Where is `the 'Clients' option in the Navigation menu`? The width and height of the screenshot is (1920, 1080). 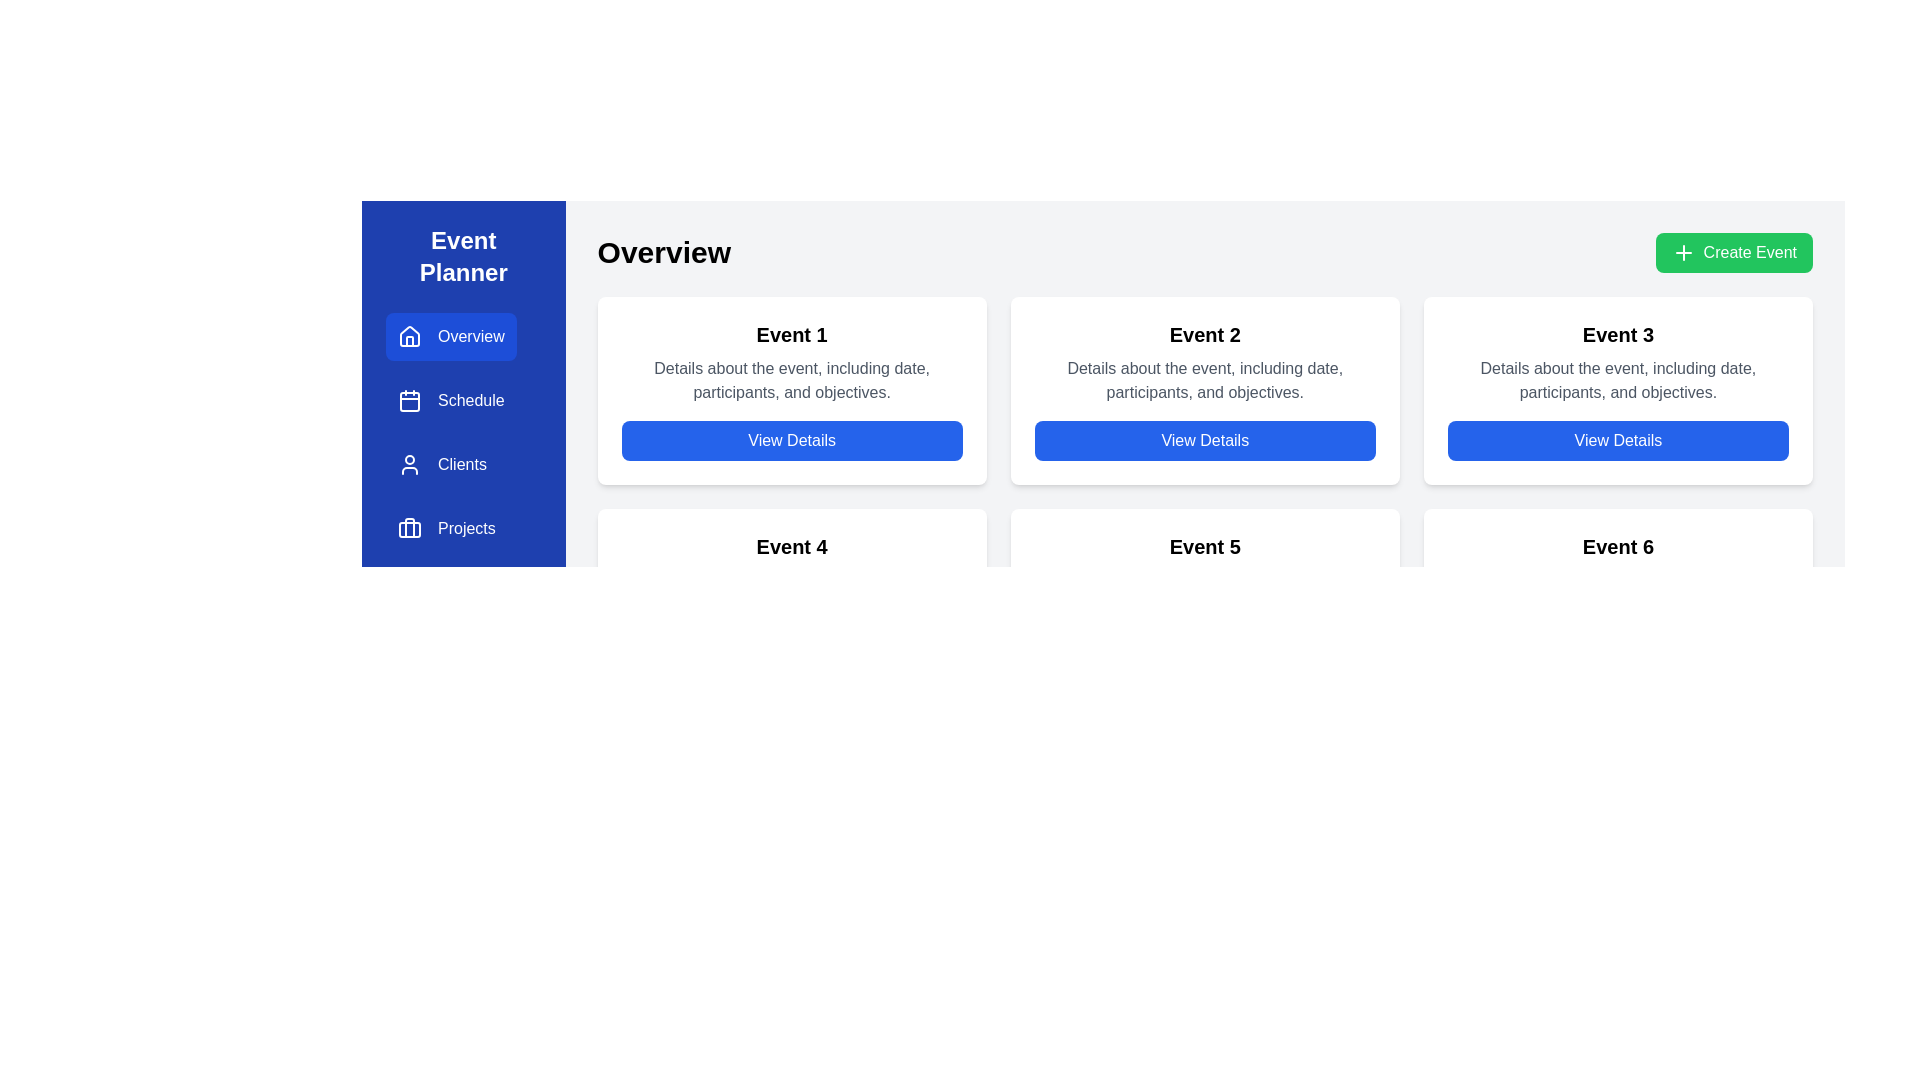 the 'Clients' option in the Navigation menu is located at coordinates (450, 465).